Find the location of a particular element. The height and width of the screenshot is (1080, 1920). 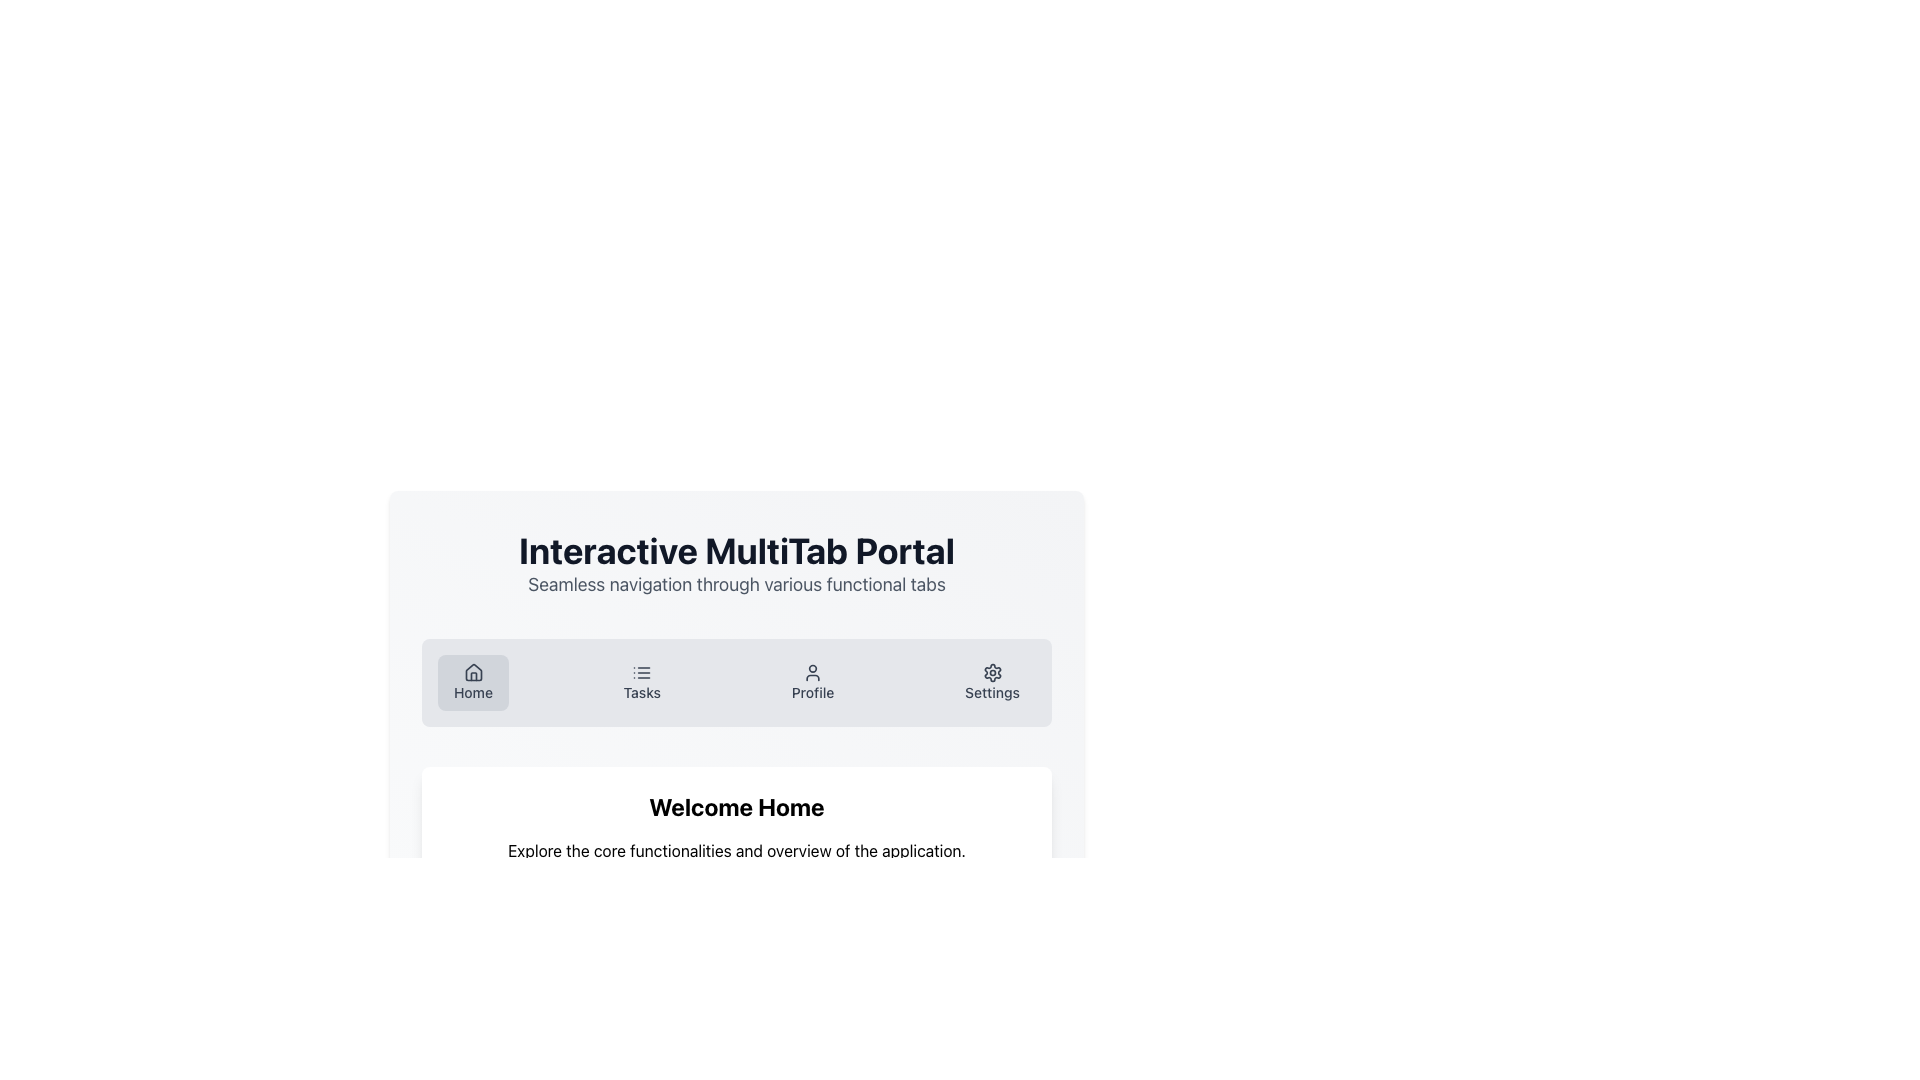

the Profile Icon, which is the third tab in the horizontal navigation bar is located at coordinates (813, 672).